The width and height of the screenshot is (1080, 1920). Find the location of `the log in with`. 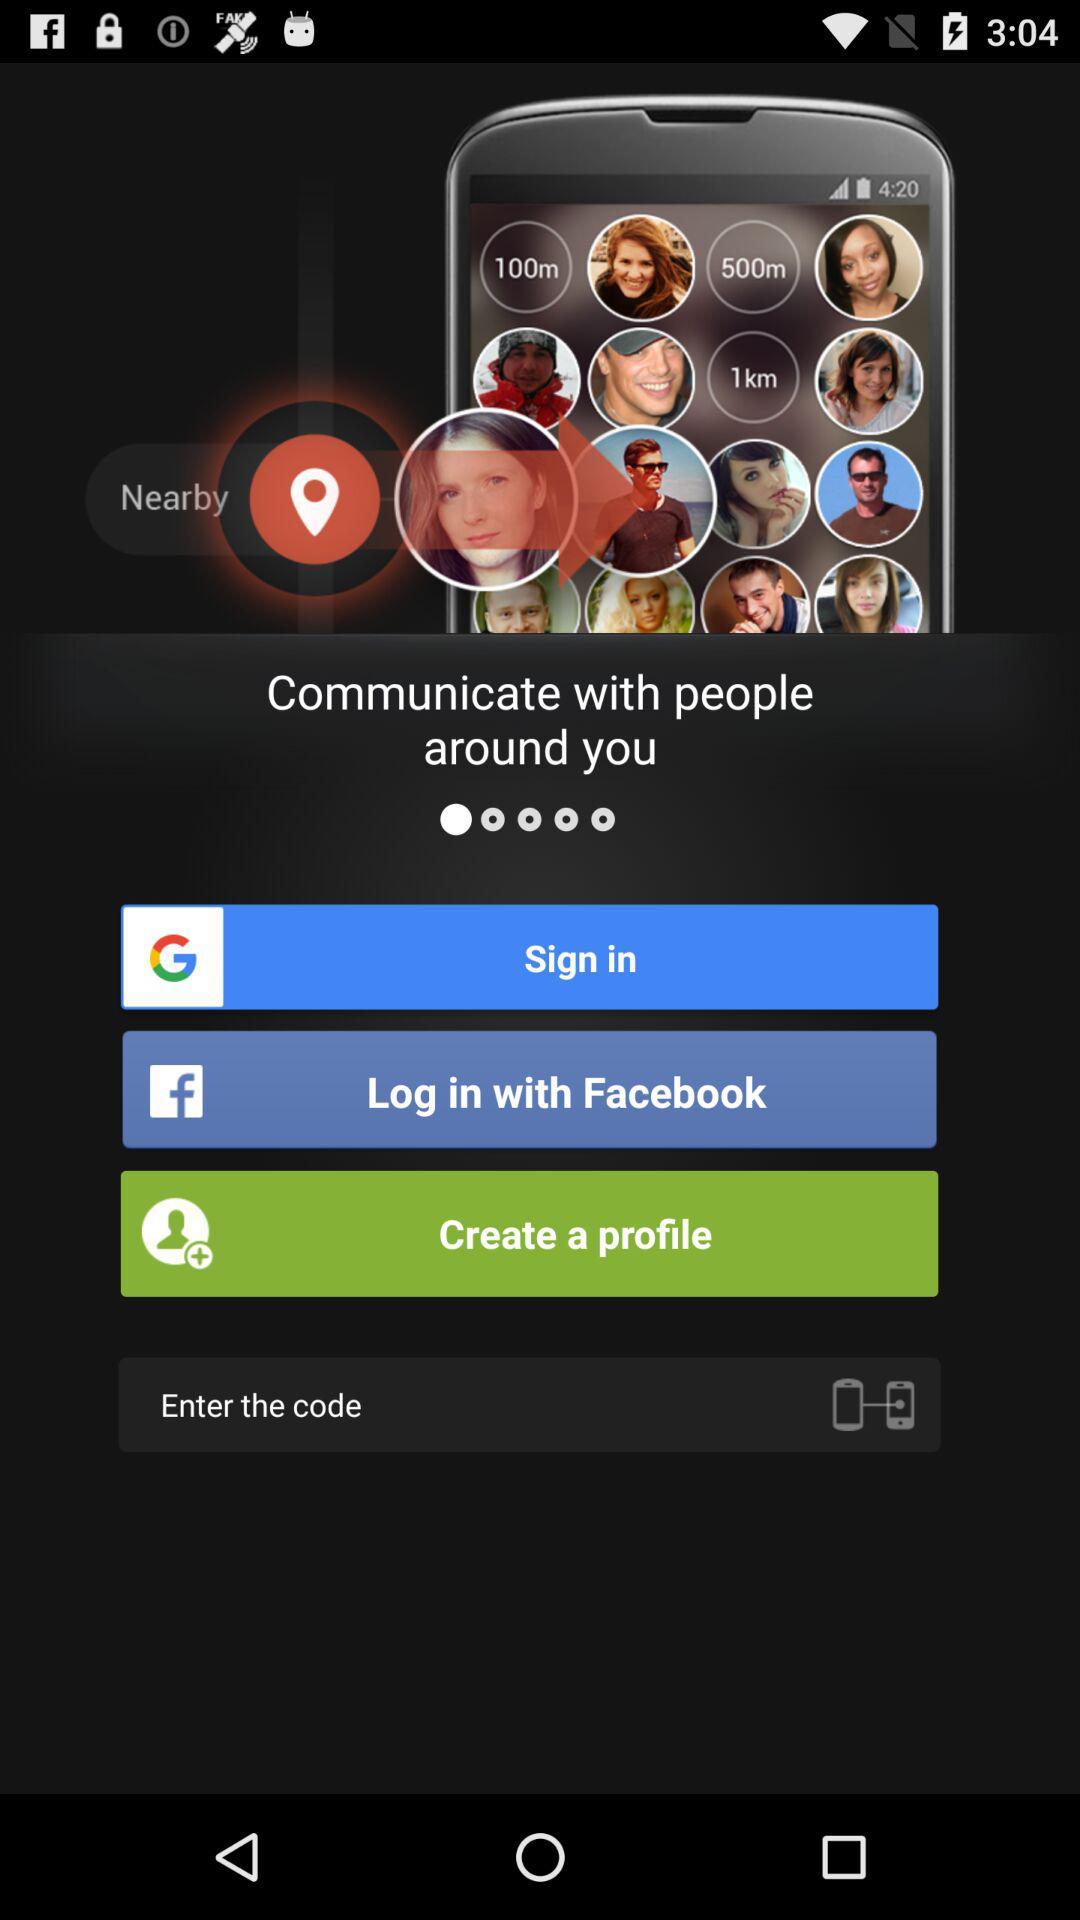

the log in with is located at coordinates (528, 1090).